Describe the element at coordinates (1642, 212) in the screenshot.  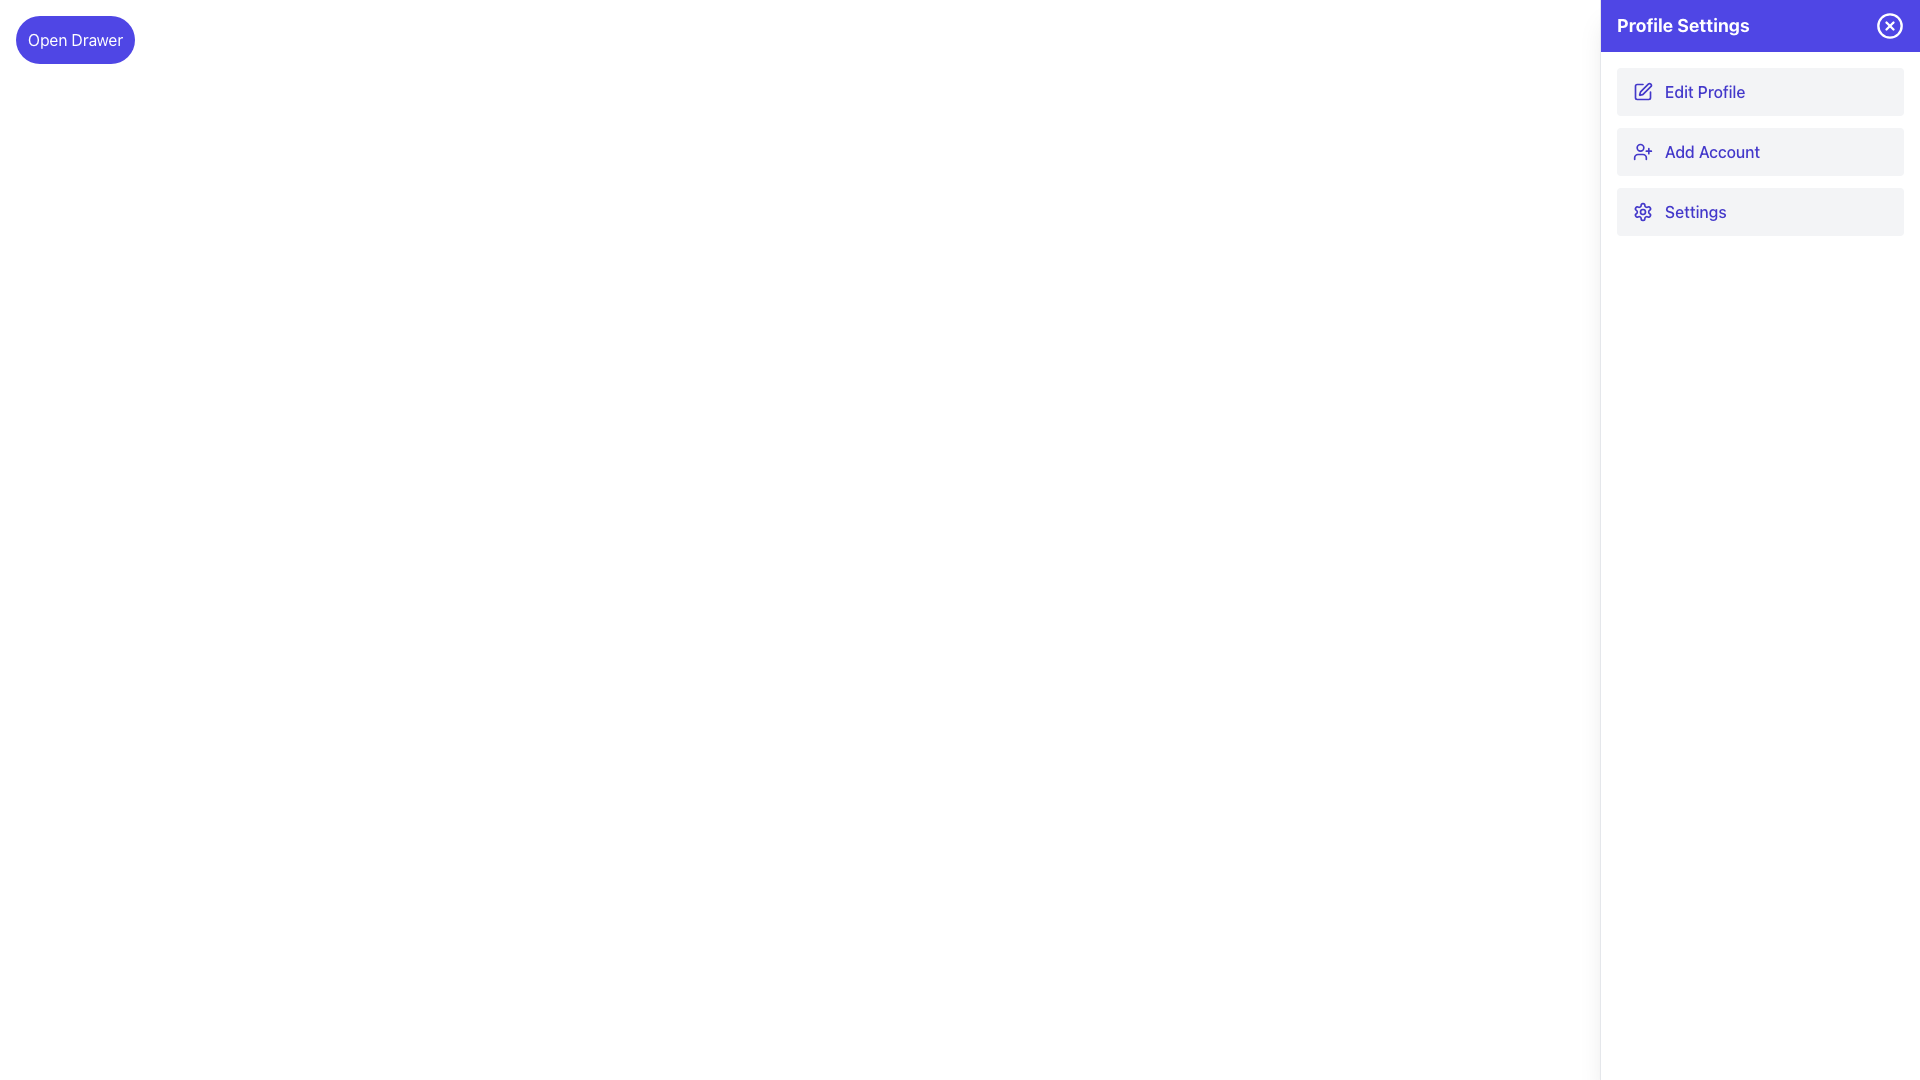
I see `the gear icon indicating settings, located beside the 'Settings' text in the 'Profile Settings' panel` at that location.